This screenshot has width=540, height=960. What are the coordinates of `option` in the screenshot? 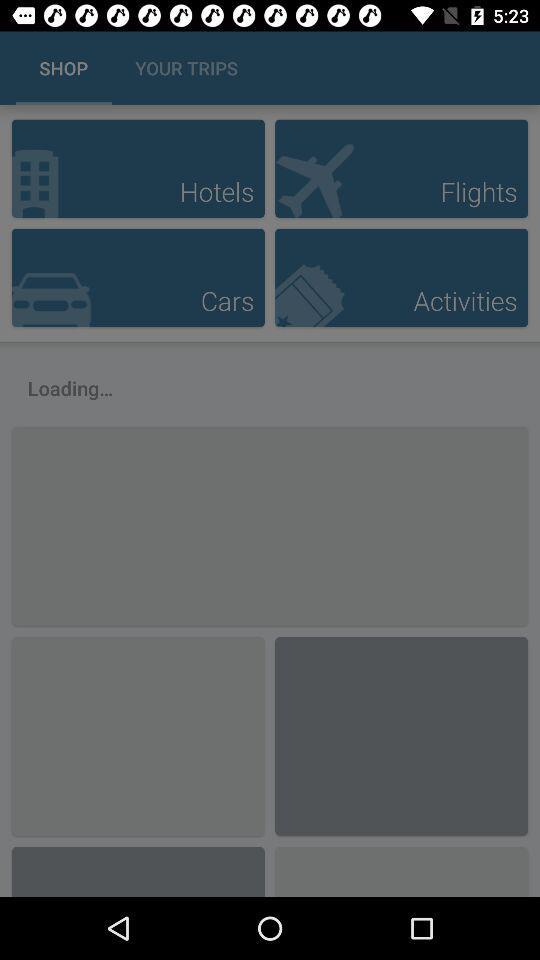 It's located at (137, 167).